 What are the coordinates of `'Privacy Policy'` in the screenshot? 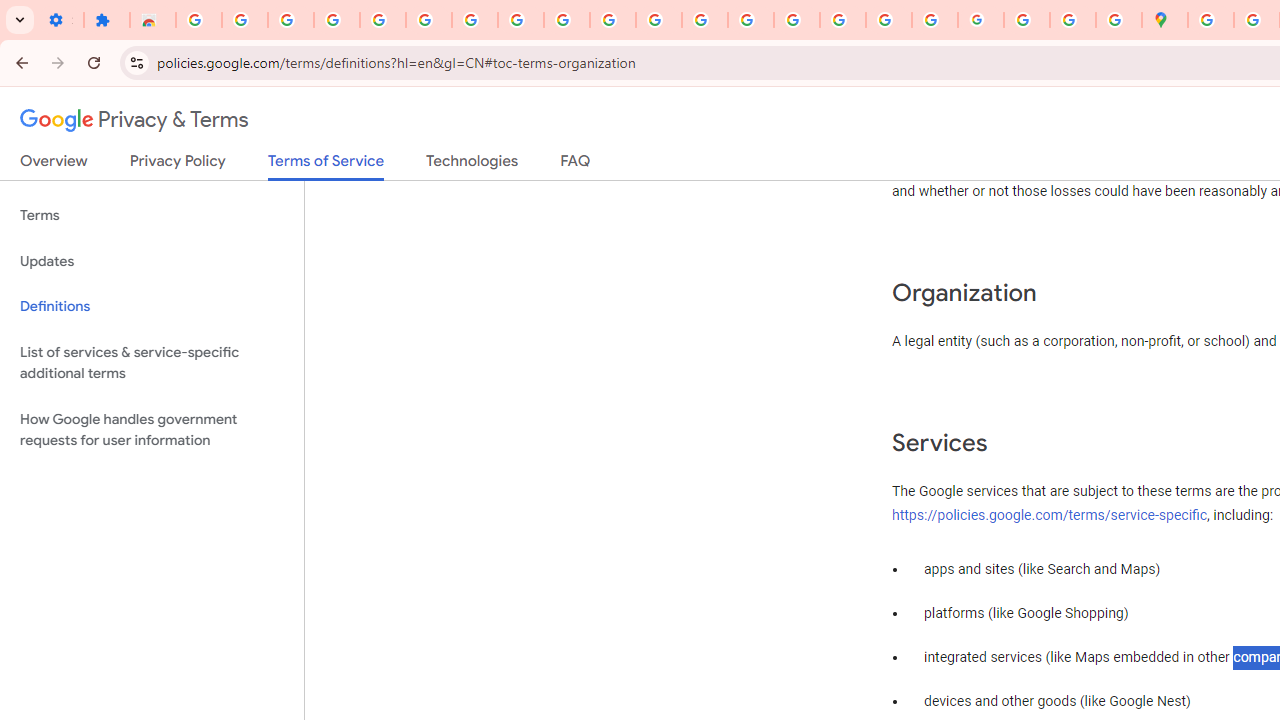 It's located at (177, 164).